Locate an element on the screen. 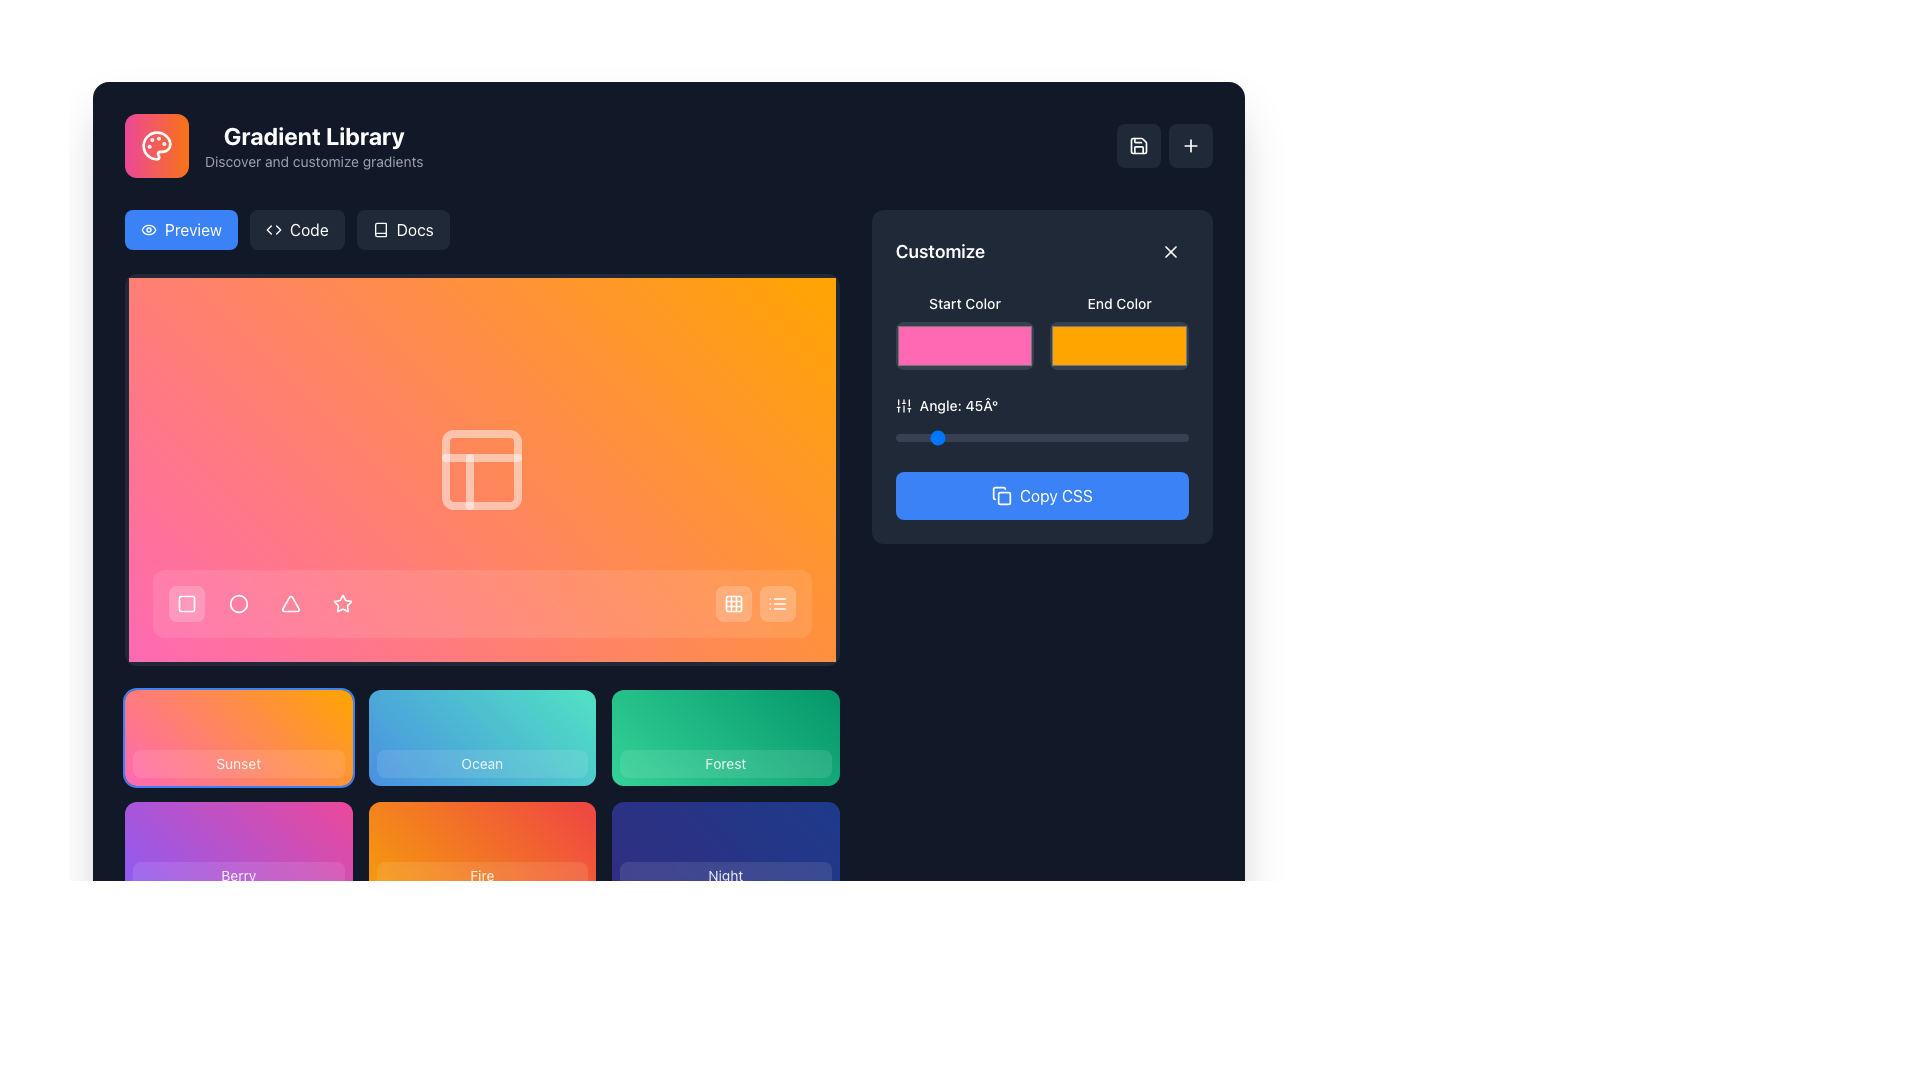 Image resolution: width=1920 pixels, height=1080 pixels. the 'End Color' text label, which is part of the 'Customize' section and is positioned above an orange color selection box is located at coordinates (1118, 304).